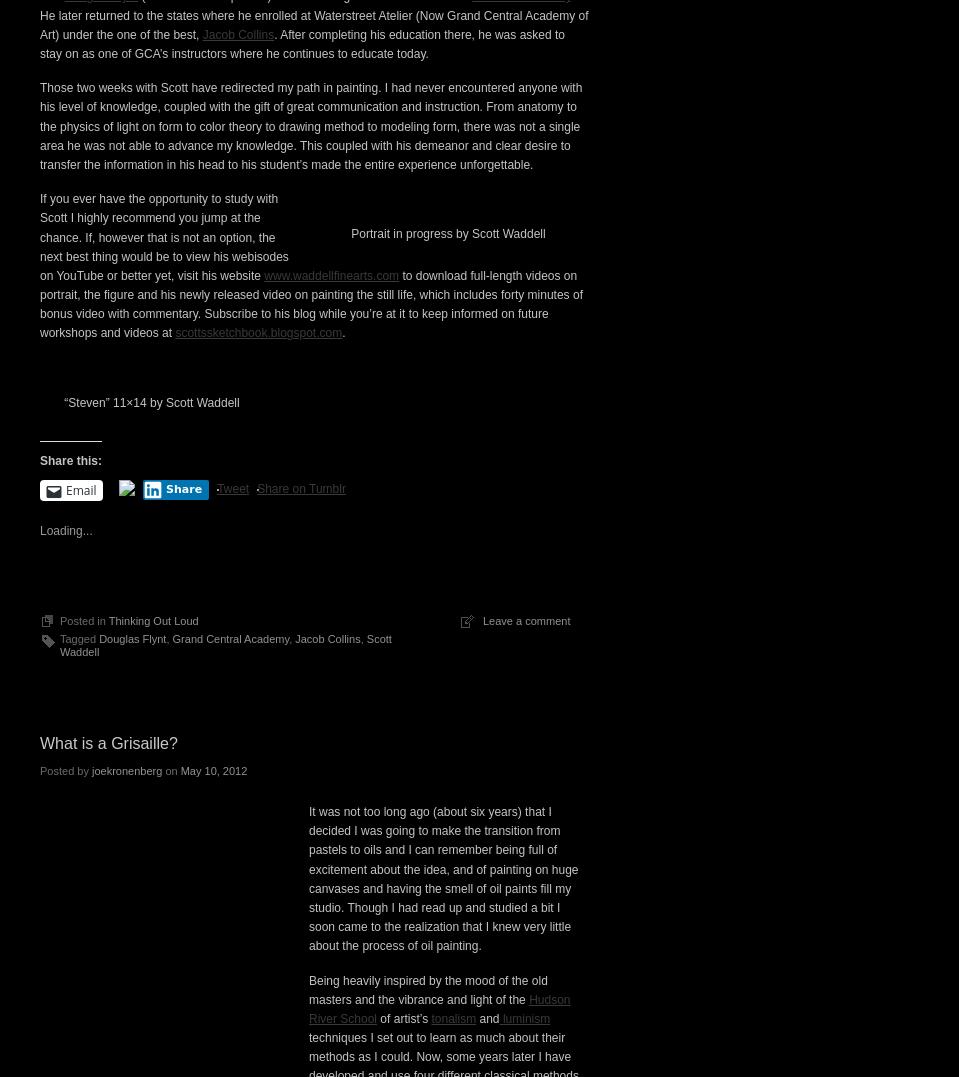 Image resolution: width=959 pixels, height=1077 pixels. Describe the element at coordinates (59, 981) in the screenshot. I see `'Tagged'` at that location.